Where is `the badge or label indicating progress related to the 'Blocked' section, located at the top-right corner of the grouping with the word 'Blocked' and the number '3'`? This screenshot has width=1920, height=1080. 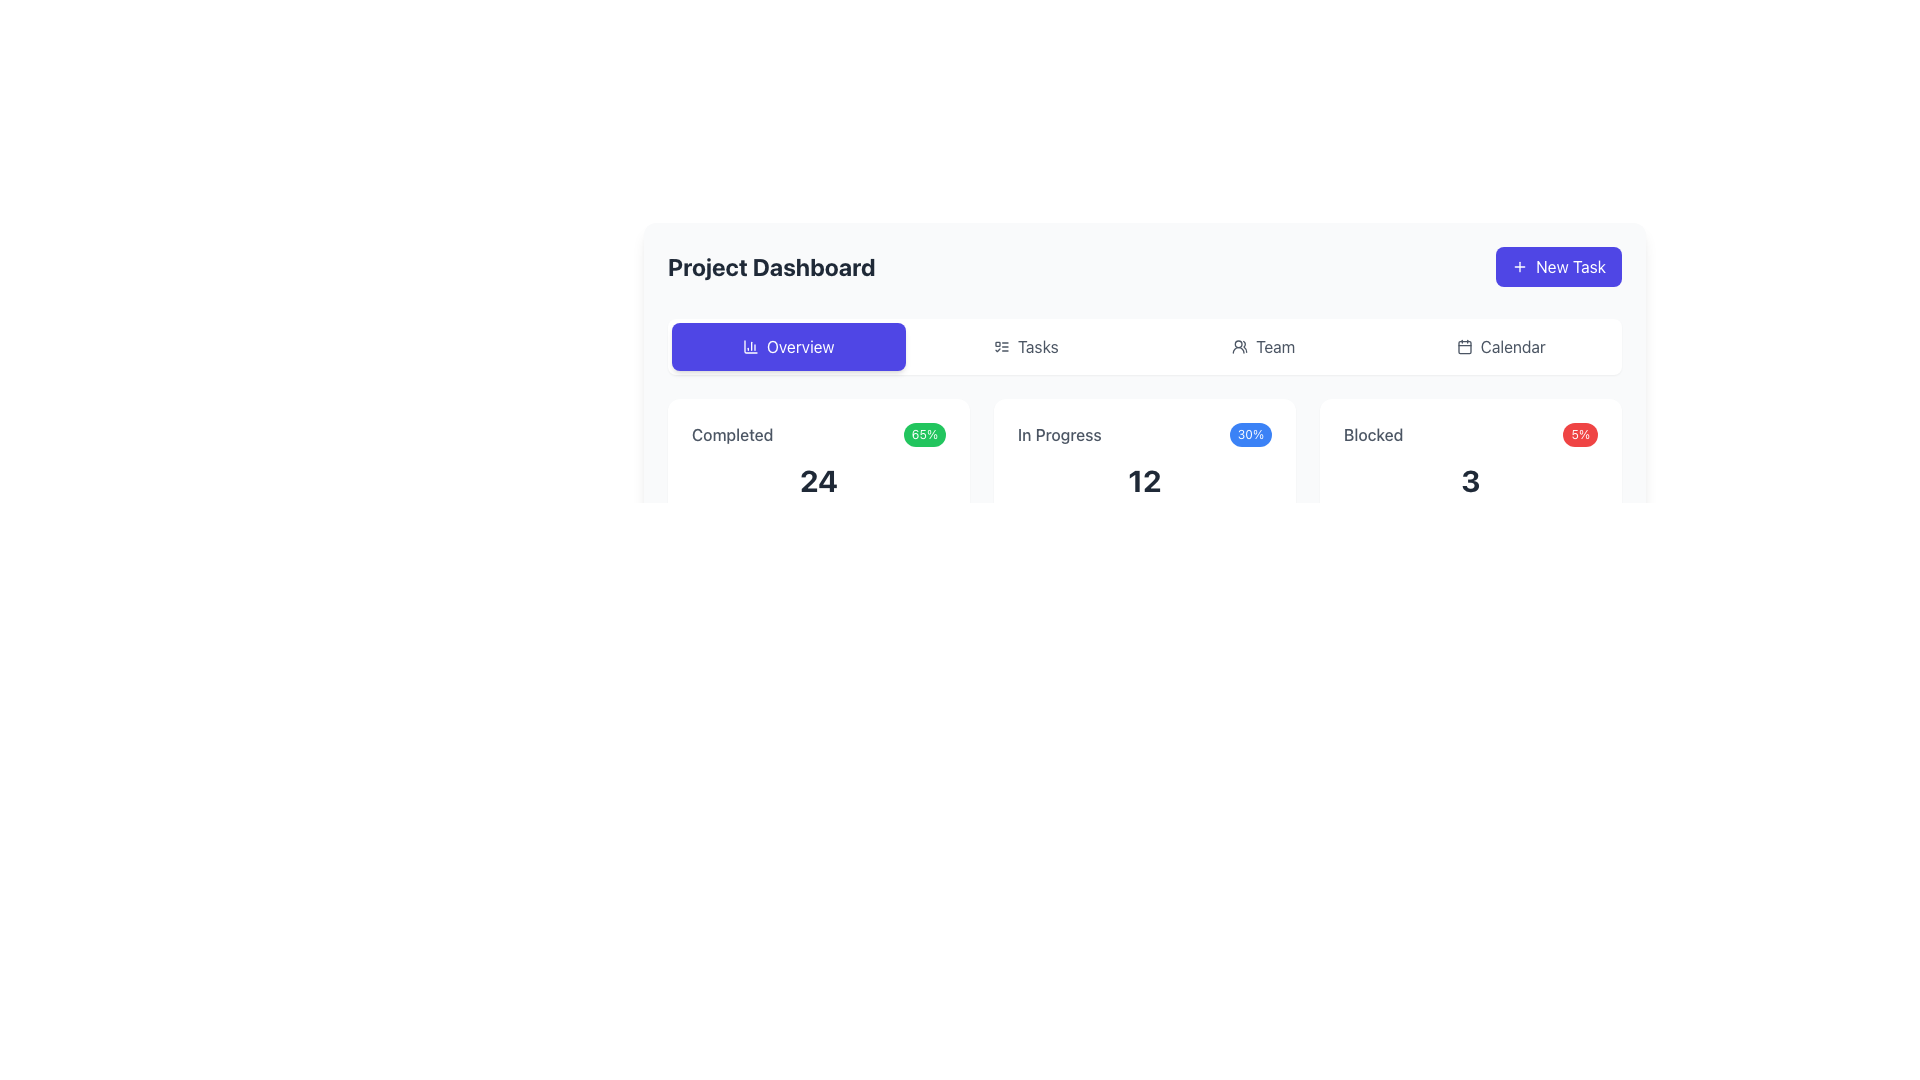
the badge or label indicating progress related to the 'Blocked' section, located at the top-right corner of the grouping with the word 'Blocked' and the number '3' is located at coordinates (1579, 434).